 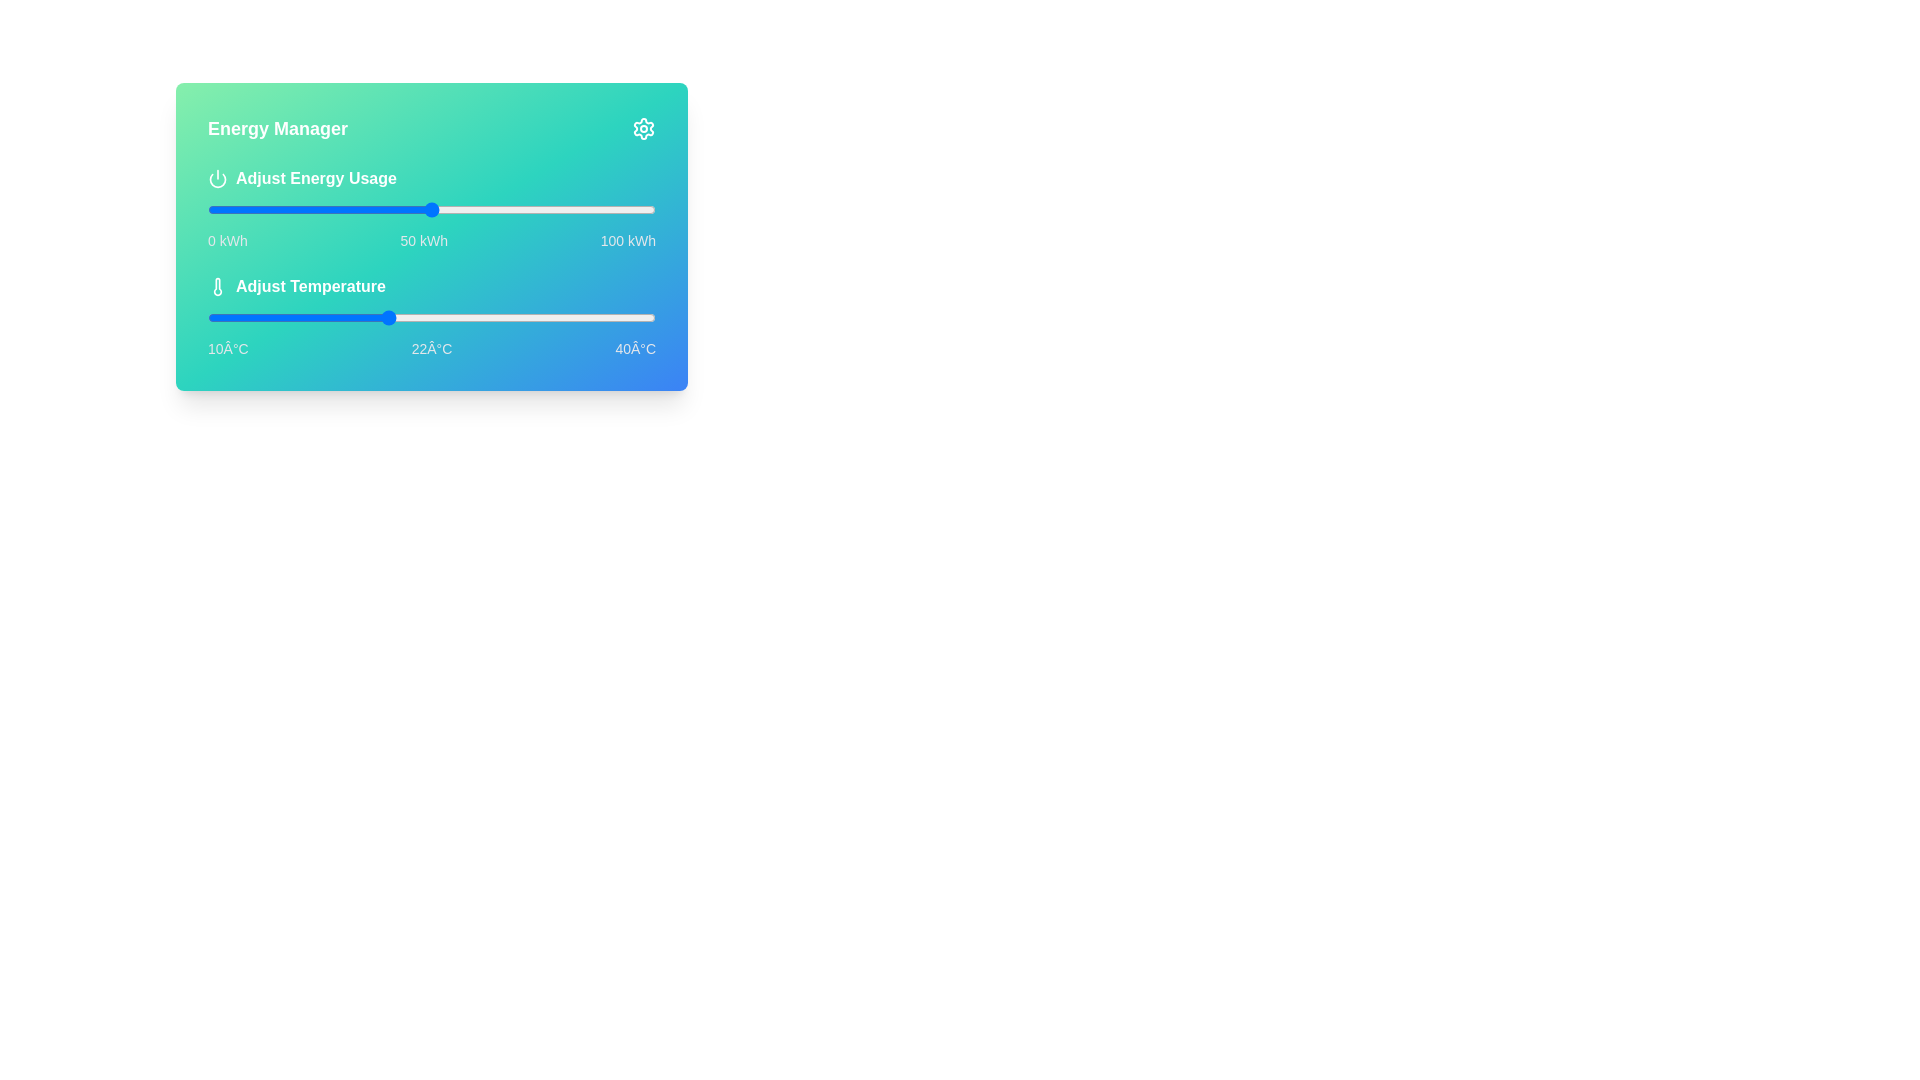 I want to click on the temperature to 12°C using the slider, so click(x=237, y=316).